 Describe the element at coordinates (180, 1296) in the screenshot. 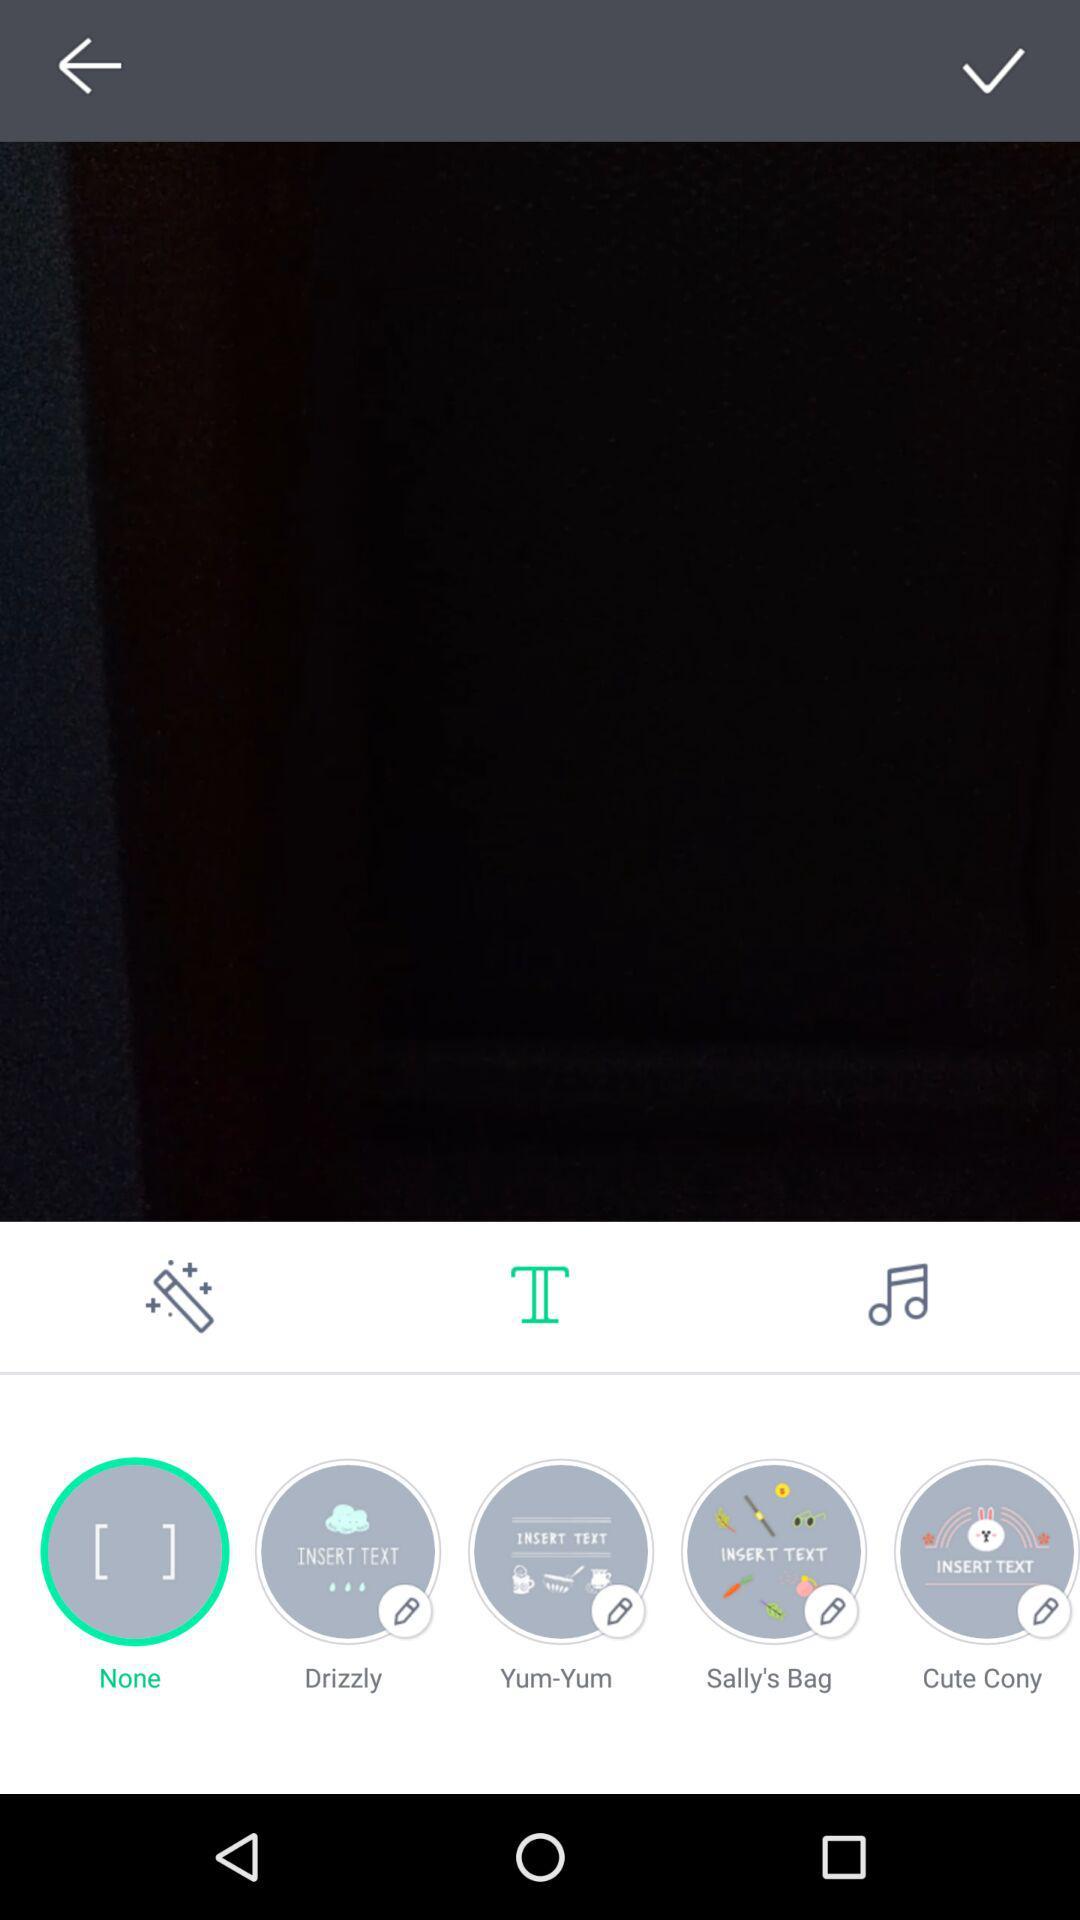

I see `effect option` at that location.